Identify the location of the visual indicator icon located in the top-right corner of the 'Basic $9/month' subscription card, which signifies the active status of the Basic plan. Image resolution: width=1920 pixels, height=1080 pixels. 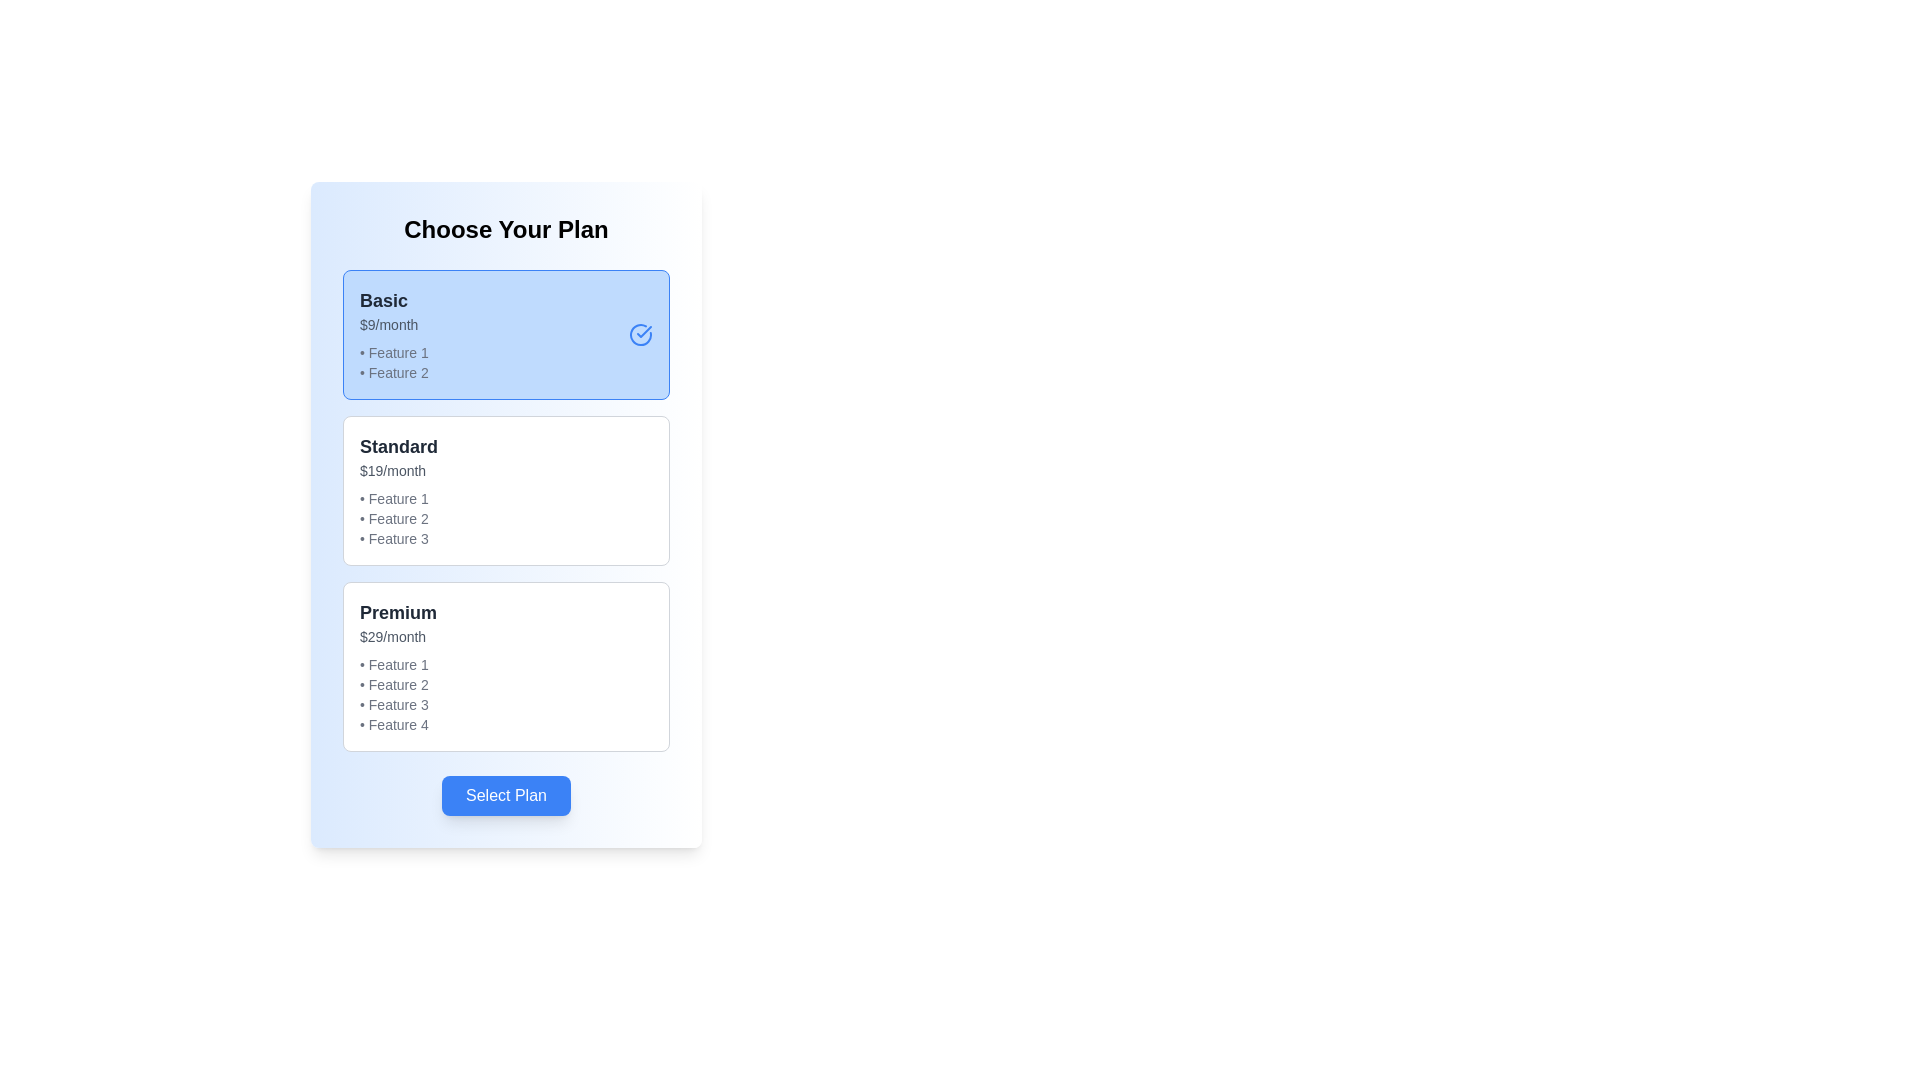
(641, 334).